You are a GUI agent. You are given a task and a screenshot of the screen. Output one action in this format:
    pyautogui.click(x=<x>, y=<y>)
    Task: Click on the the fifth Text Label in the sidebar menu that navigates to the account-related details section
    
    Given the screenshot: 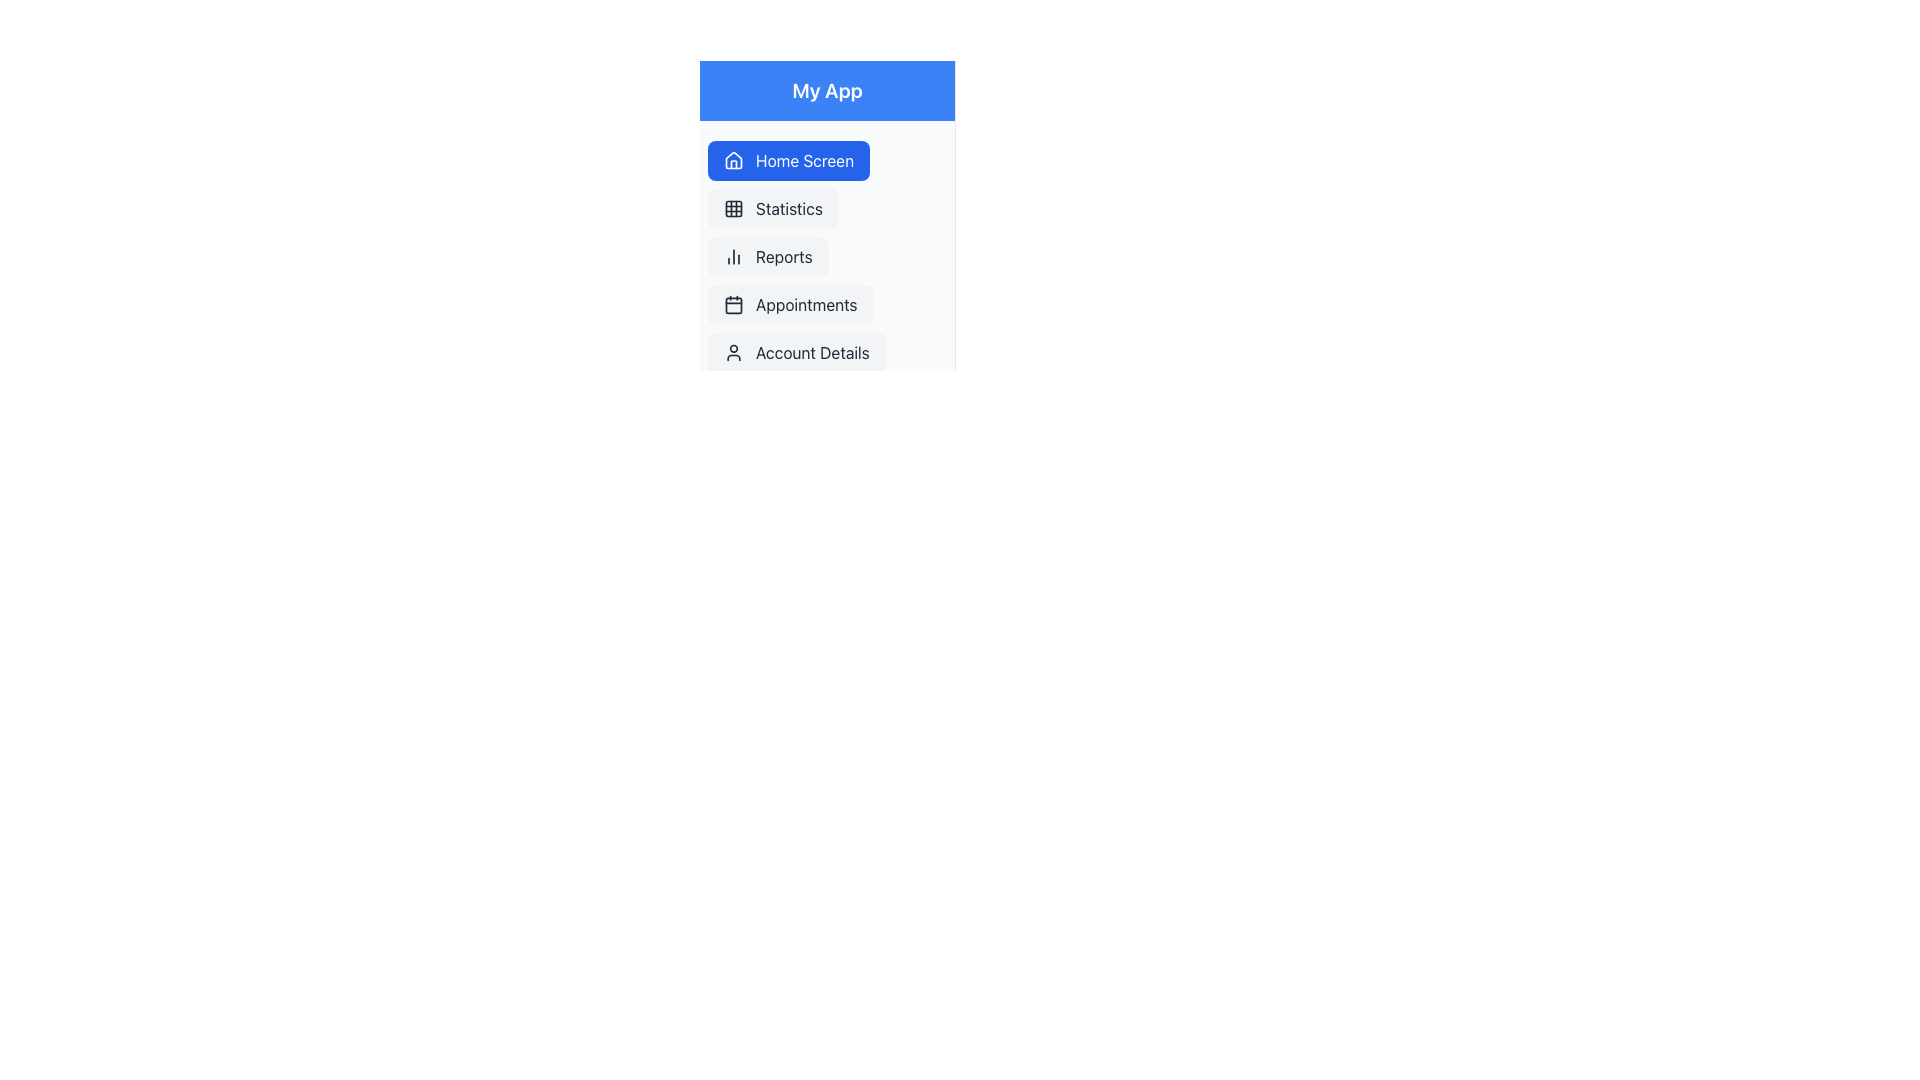 What is the action you would take?
    pyautogui.click(x=812, y=352)
    